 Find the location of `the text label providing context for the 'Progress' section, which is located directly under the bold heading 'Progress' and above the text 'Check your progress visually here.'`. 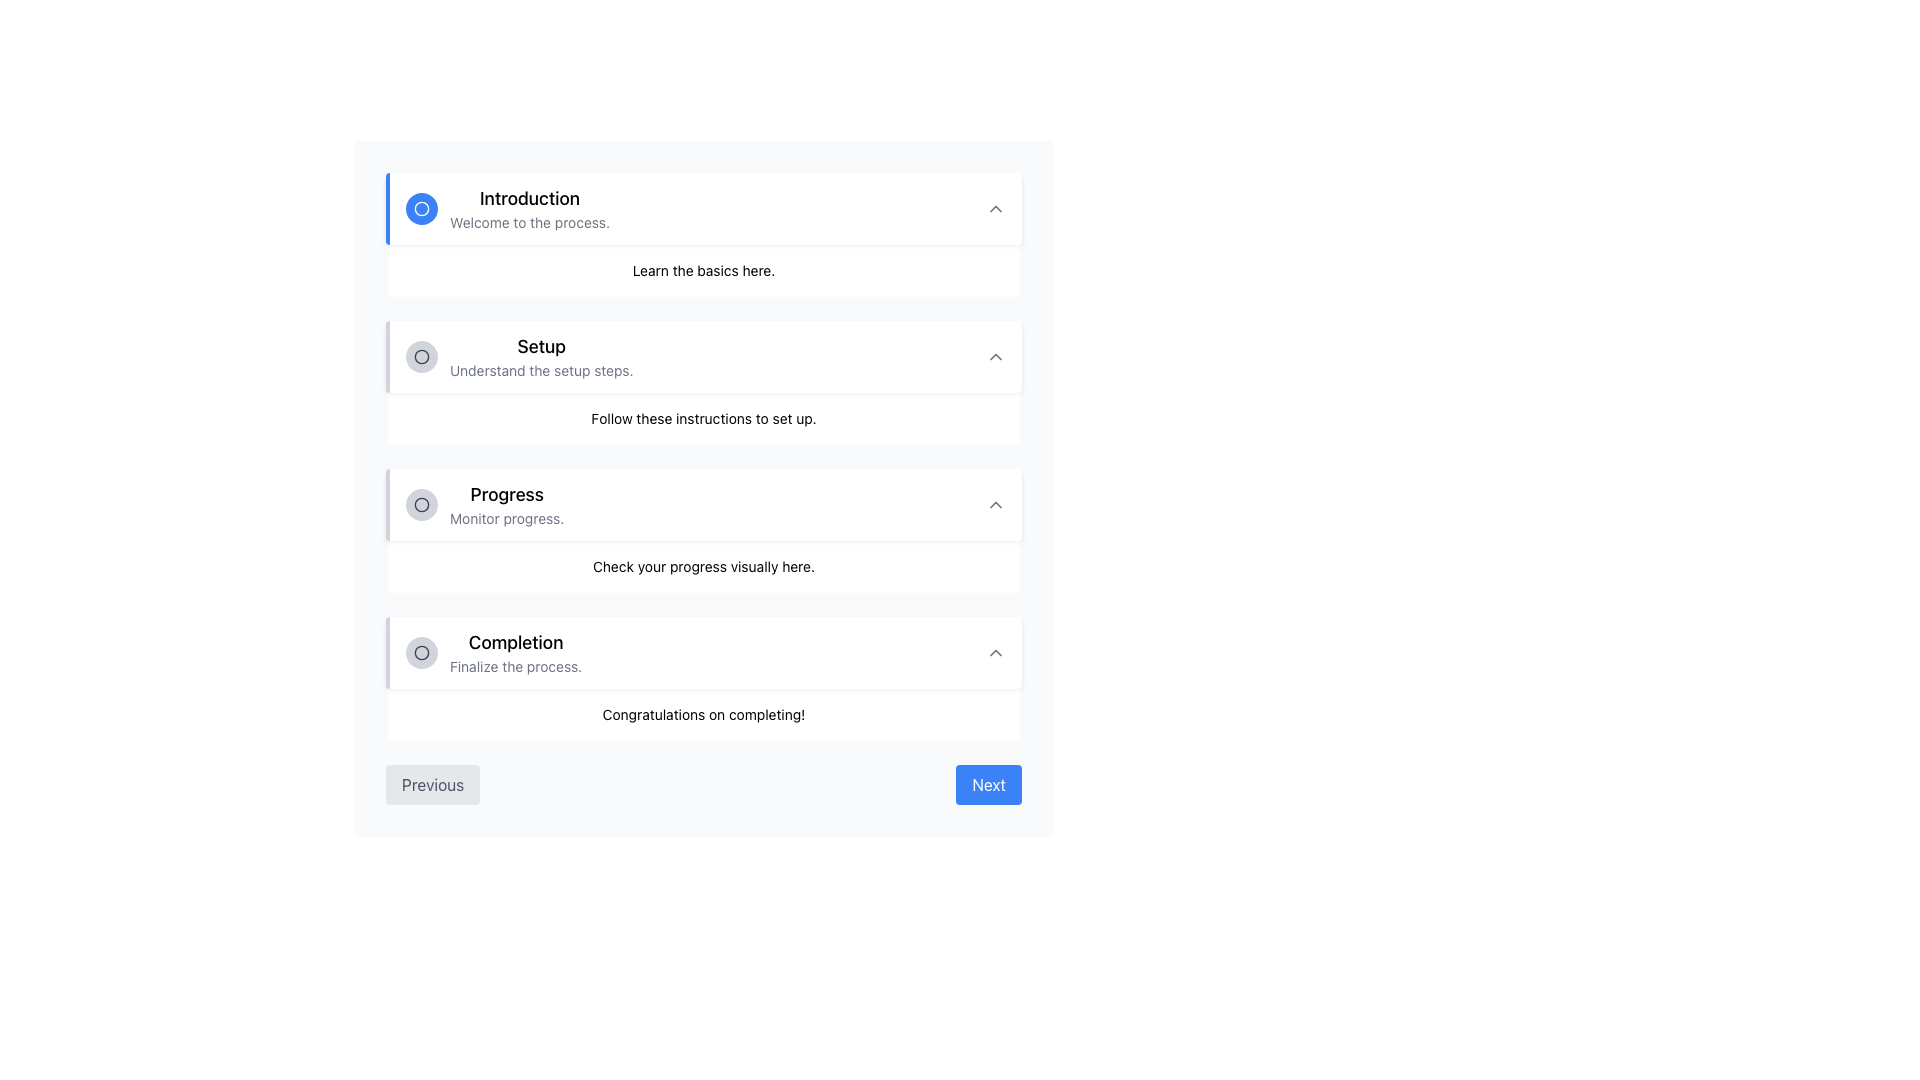

the text label providing context for the 'Progress' section, which is located directly under the bold heading 'Progress' and above the text 'Check your progress visually here.' is located at coordinates (507, 518).